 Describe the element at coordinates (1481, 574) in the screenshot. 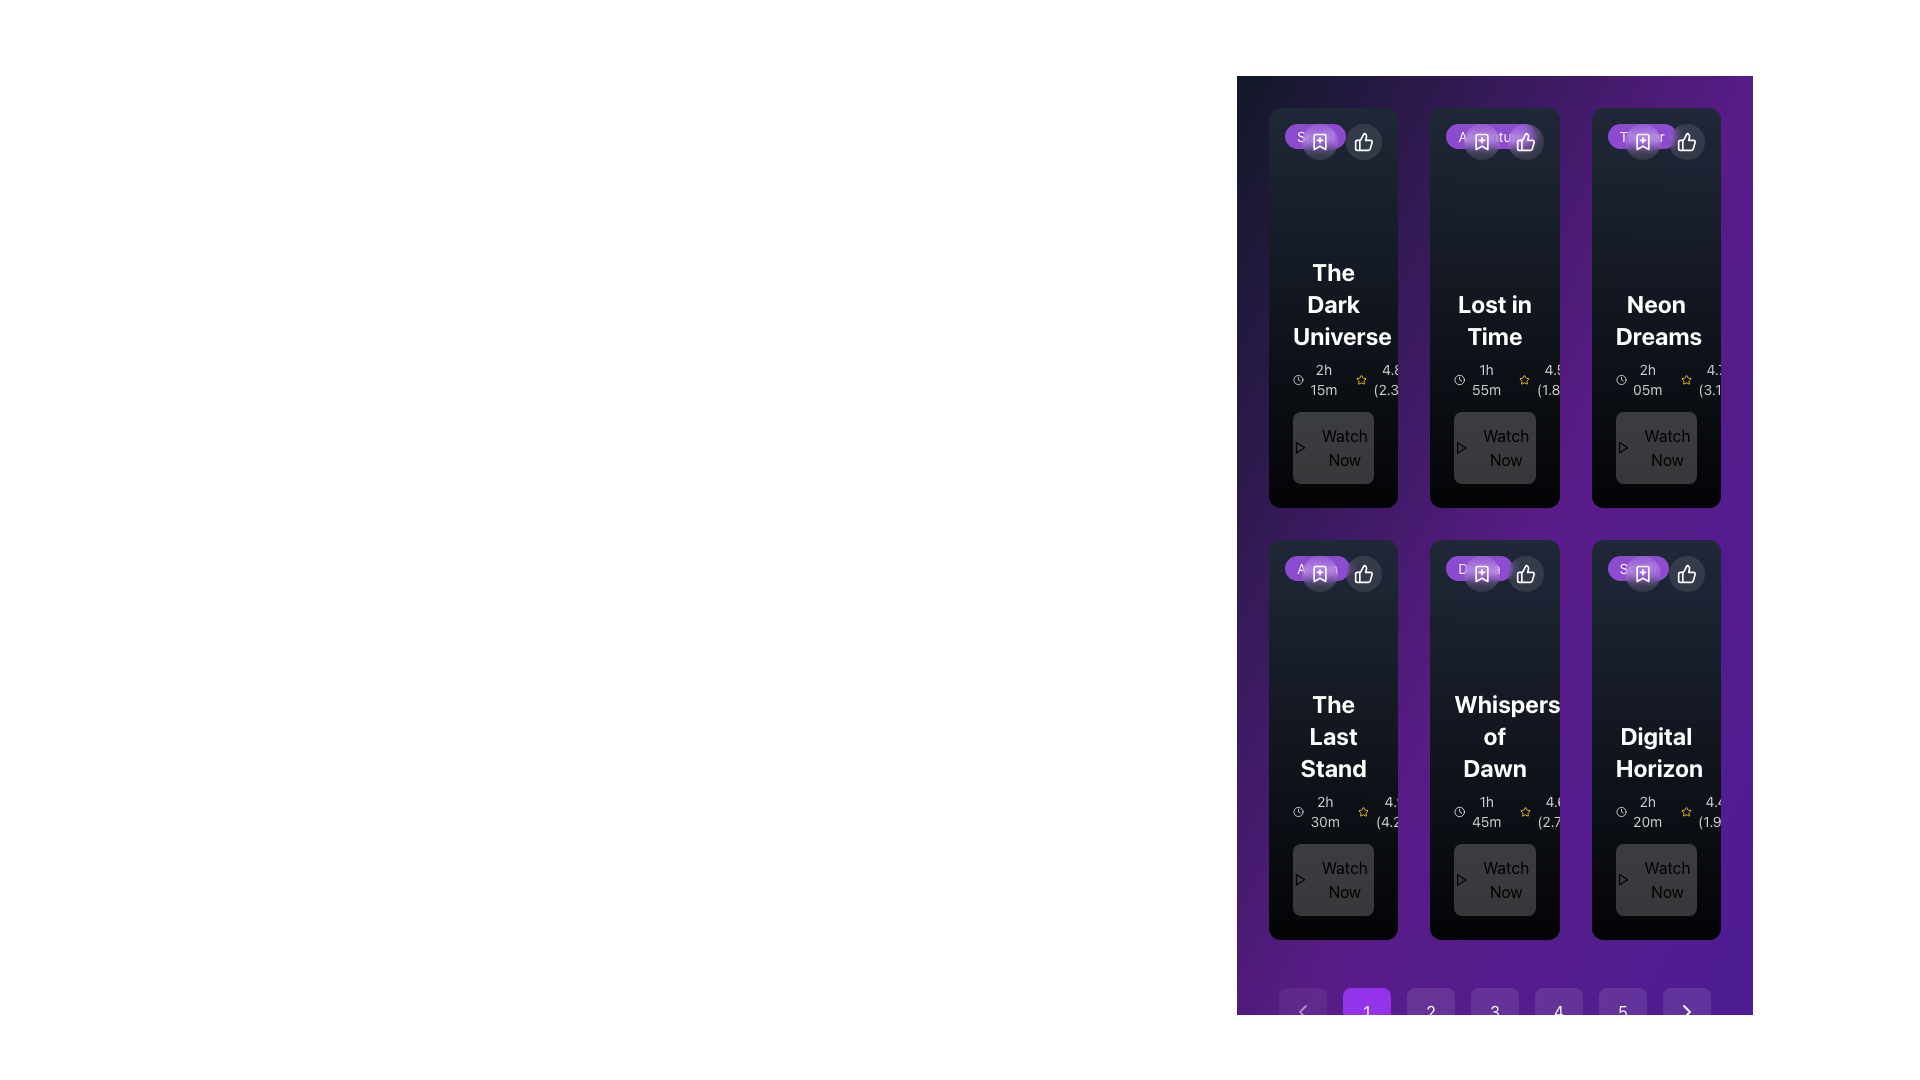

I see `the icon button located at the top section of the card titled 'Whispers of Dawn'` at that location.